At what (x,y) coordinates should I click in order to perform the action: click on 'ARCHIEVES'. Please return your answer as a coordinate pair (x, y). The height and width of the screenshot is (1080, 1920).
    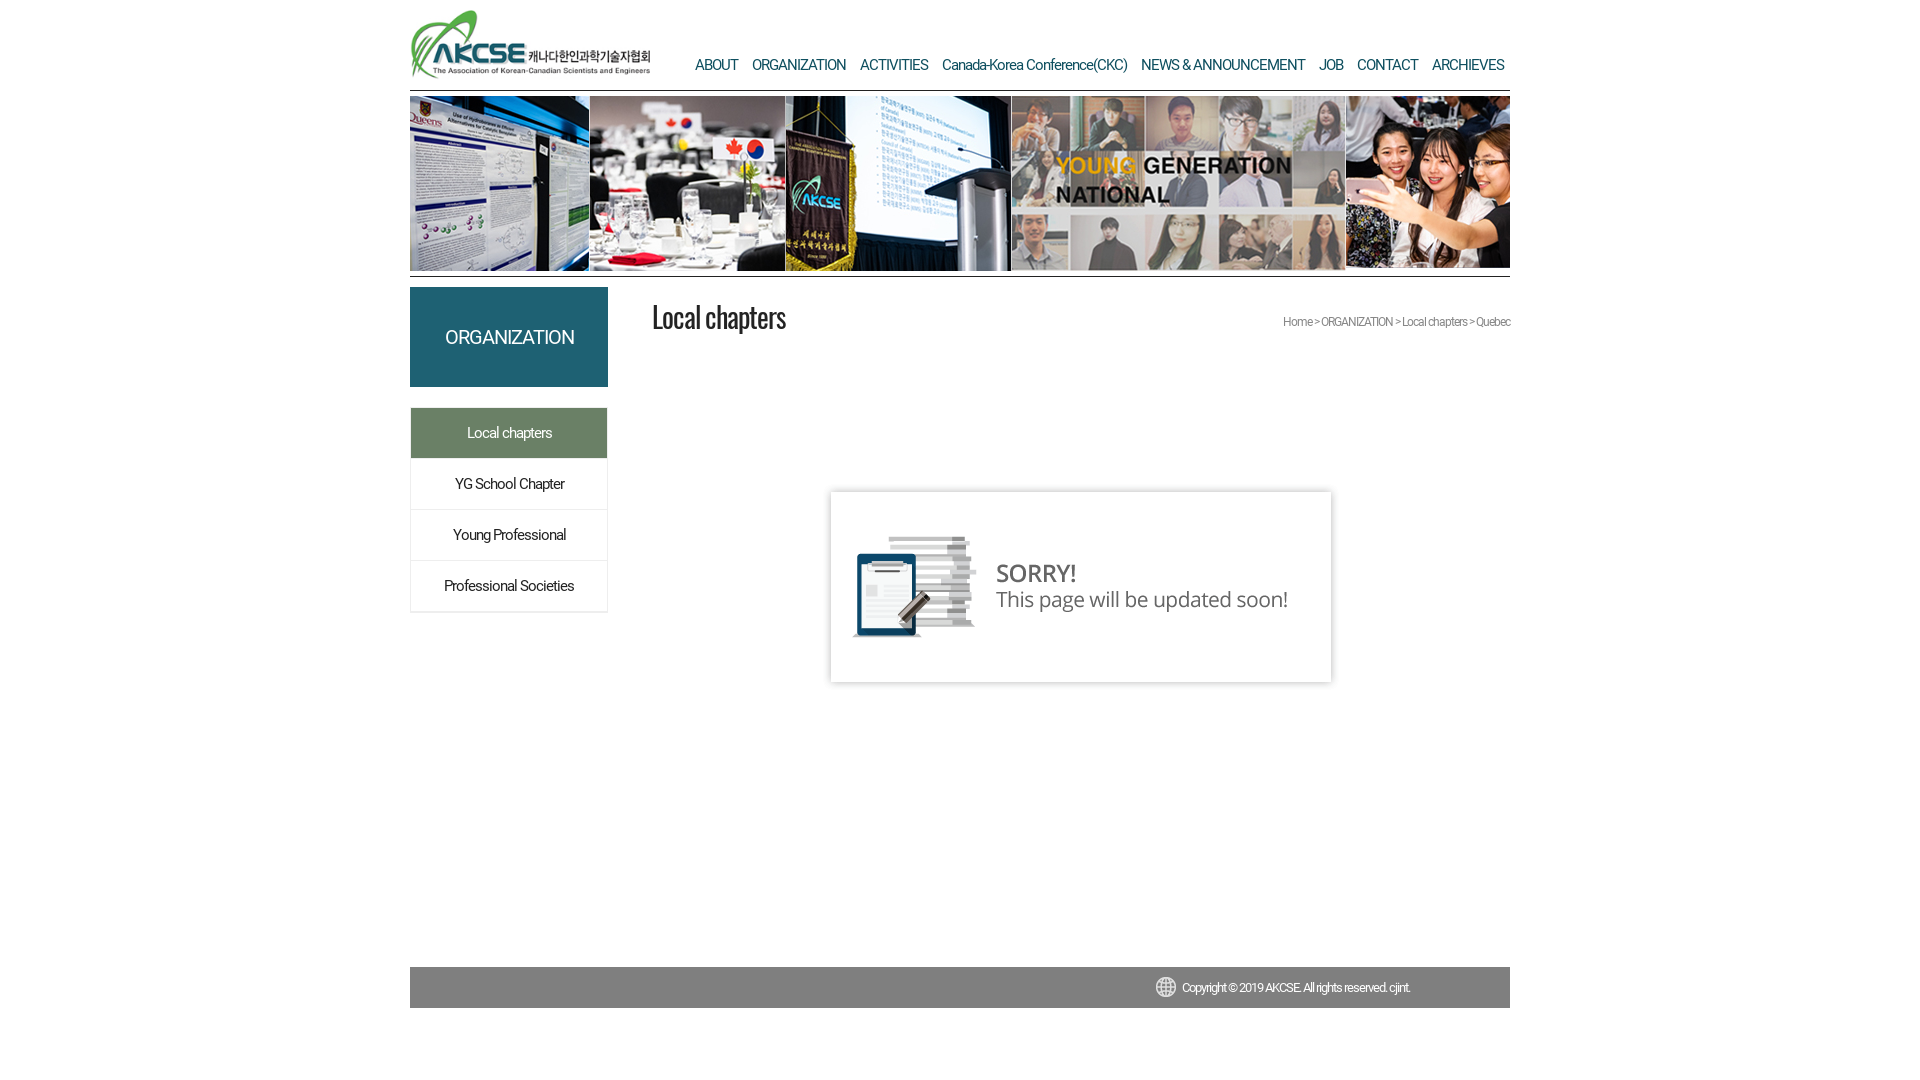
    Looking at the image, I should click on (1468, 64).